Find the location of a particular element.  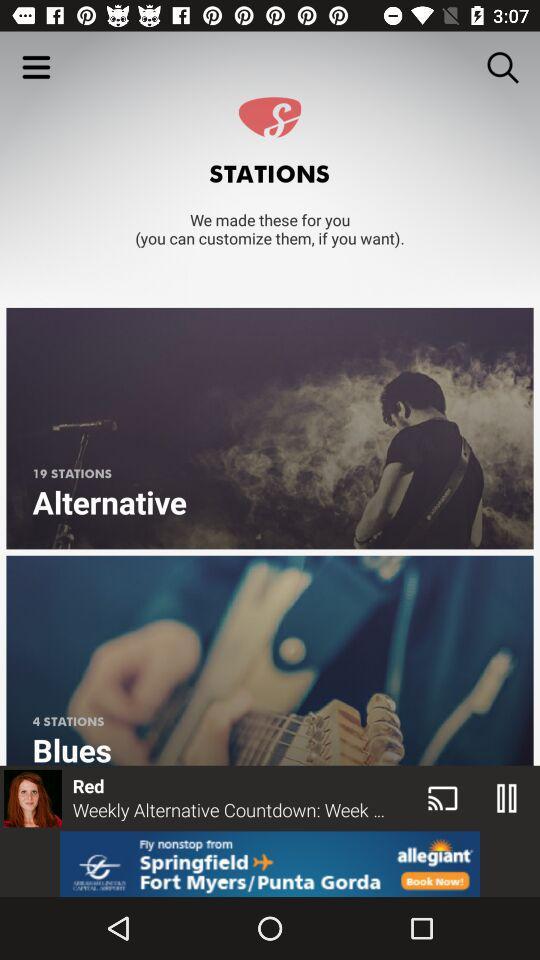

blues below alternative is located at coordinates (270, 659).